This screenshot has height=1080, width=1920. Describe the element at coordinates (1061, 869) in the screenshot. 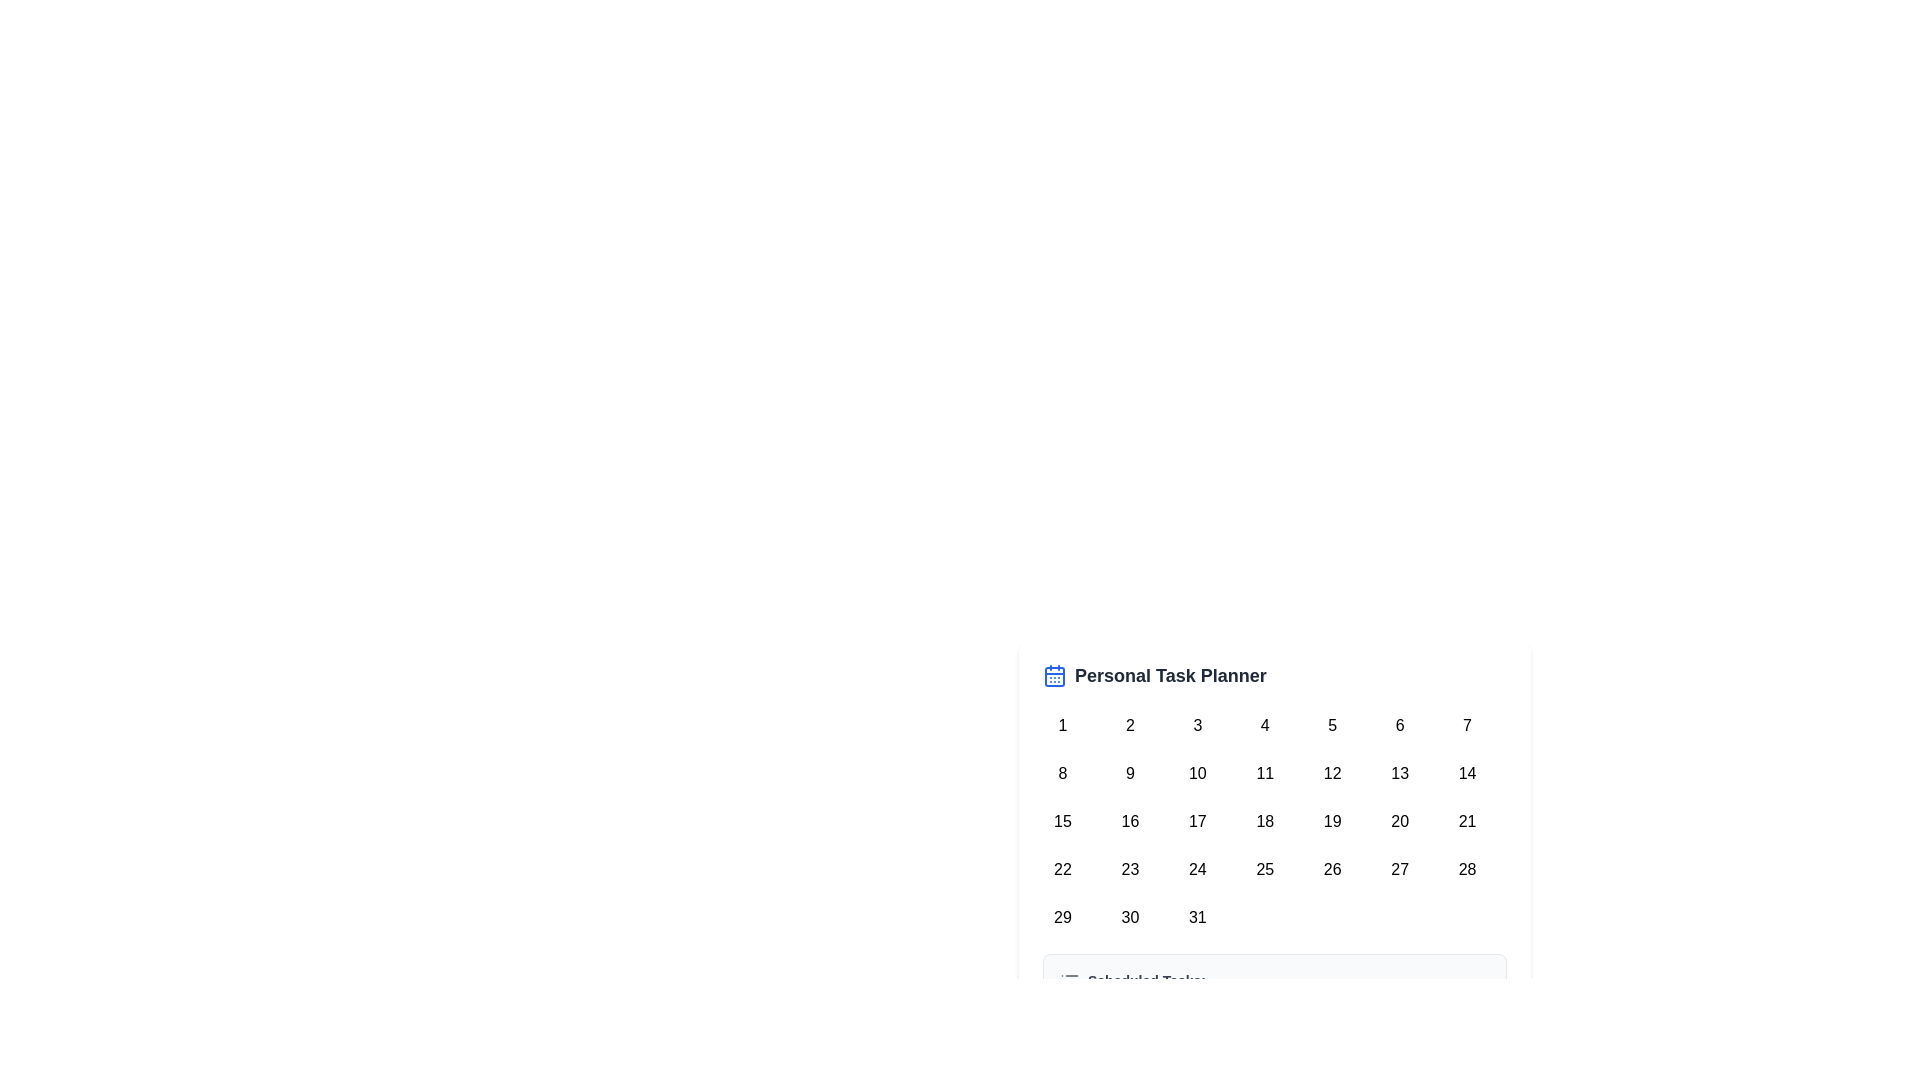

I see `the button representing the date '22' in the calendar interface` at that location.